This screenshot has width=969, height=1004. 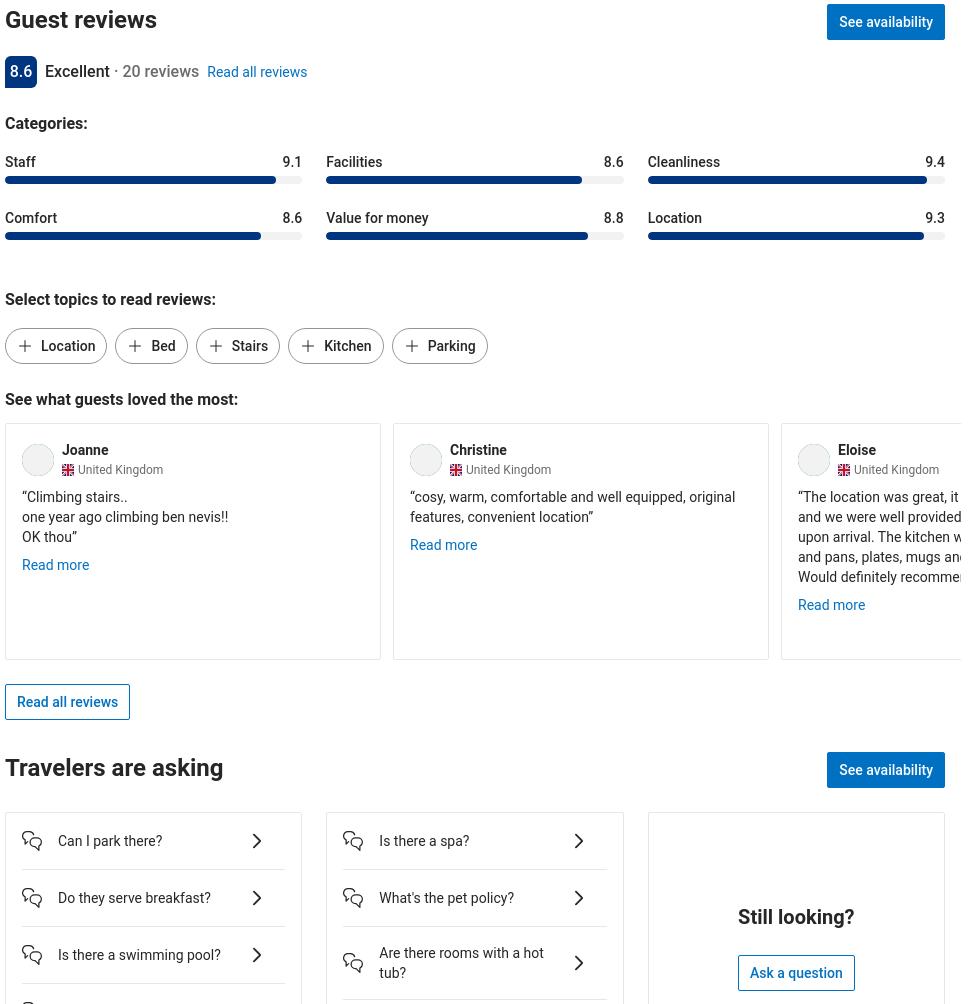 I want to click on 'Climbing stairs..
 one year ago climbing ben nevis!! 
OK thou', so click(x=21, y=516).